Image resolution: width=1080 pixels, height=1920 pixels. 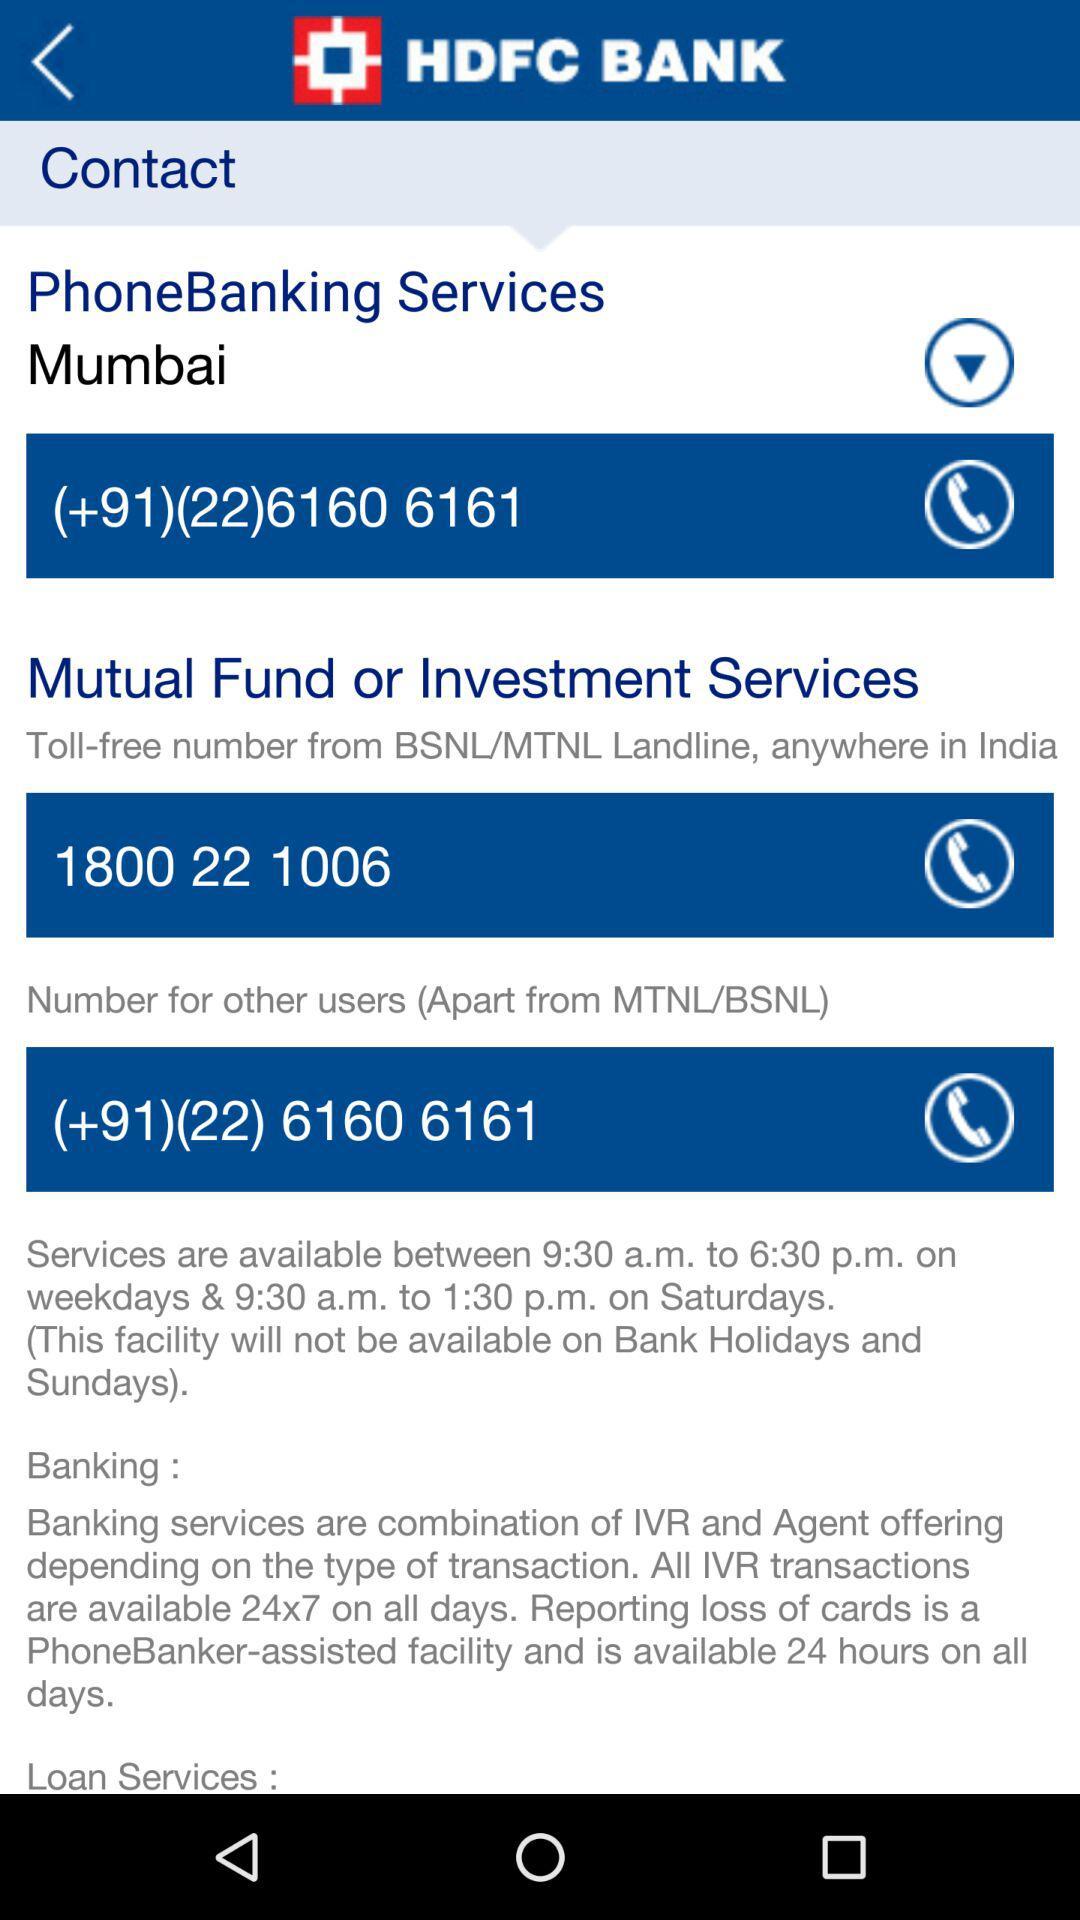 What do you see at coordinates (51, 60) in the screenshot?
I see `previous` at bounding box center [51, 60].